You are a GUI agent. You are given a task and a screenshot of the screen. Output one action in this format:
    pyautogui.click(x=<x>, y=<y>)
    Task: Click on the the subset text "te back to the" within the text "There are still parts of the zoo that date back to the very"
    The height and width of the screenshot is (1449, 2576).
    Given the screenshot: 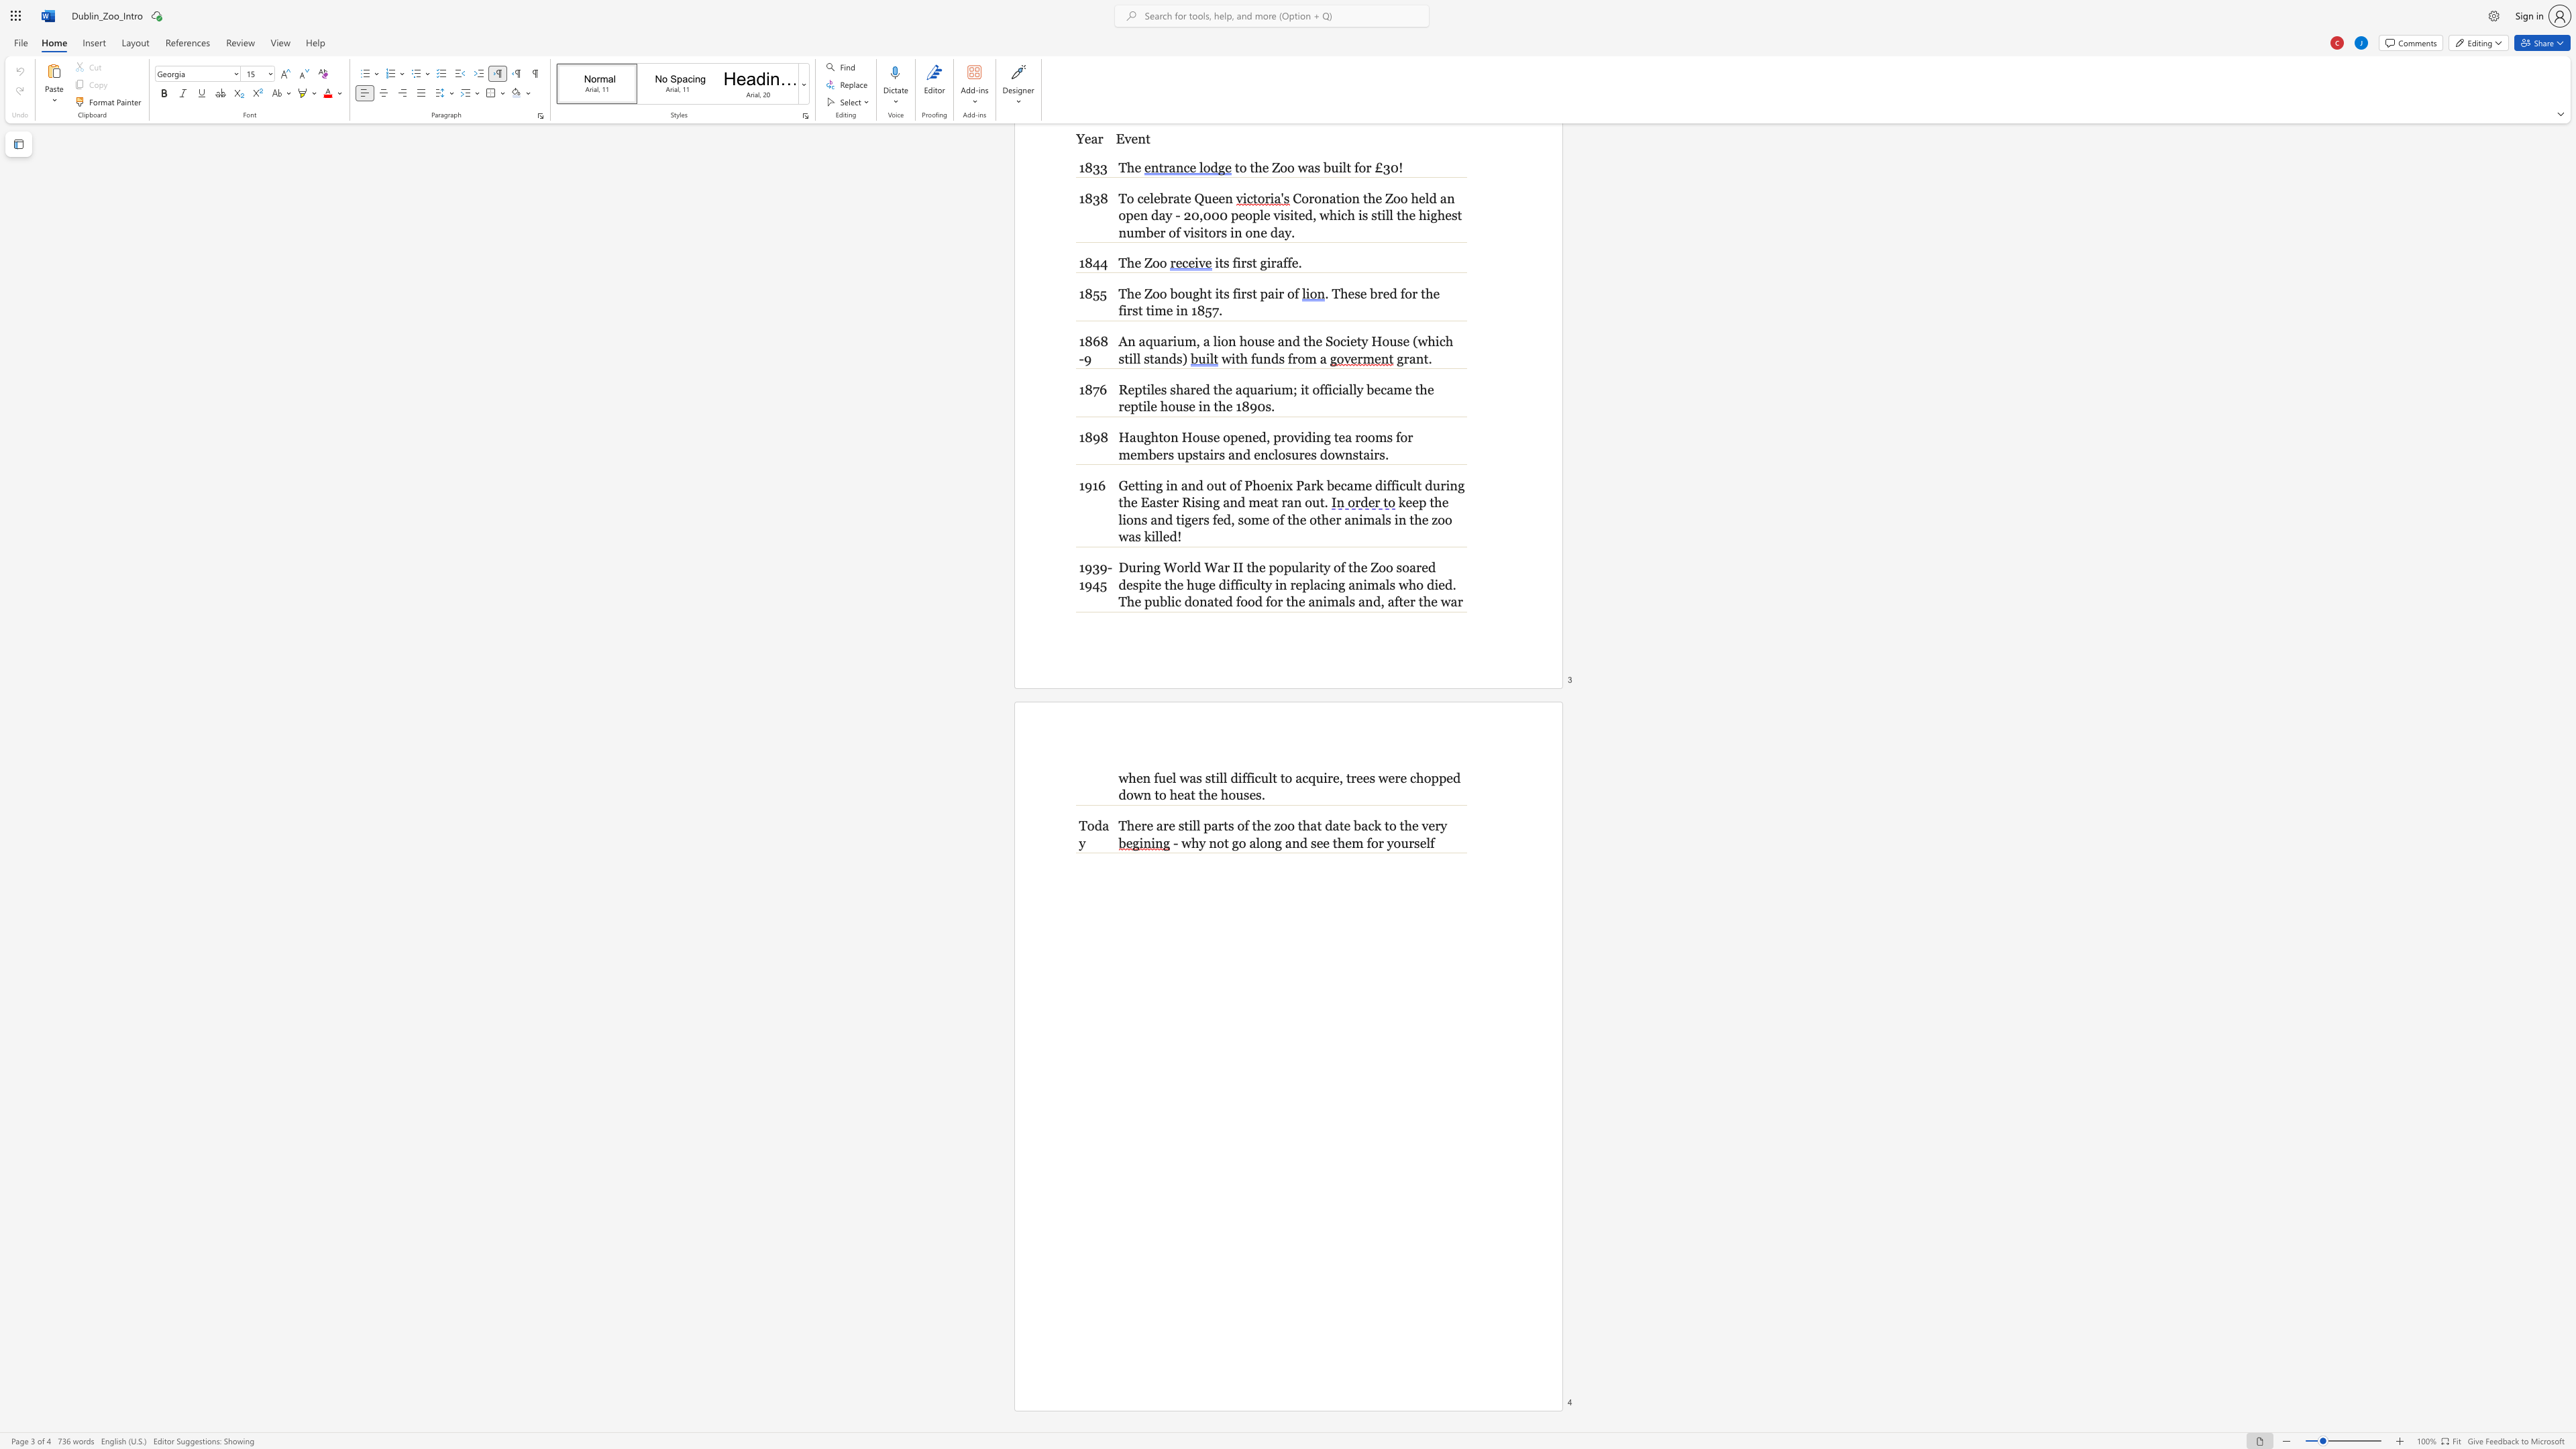 What is the action you would take?
    pyautogui.click(x=1339, y=825)
    